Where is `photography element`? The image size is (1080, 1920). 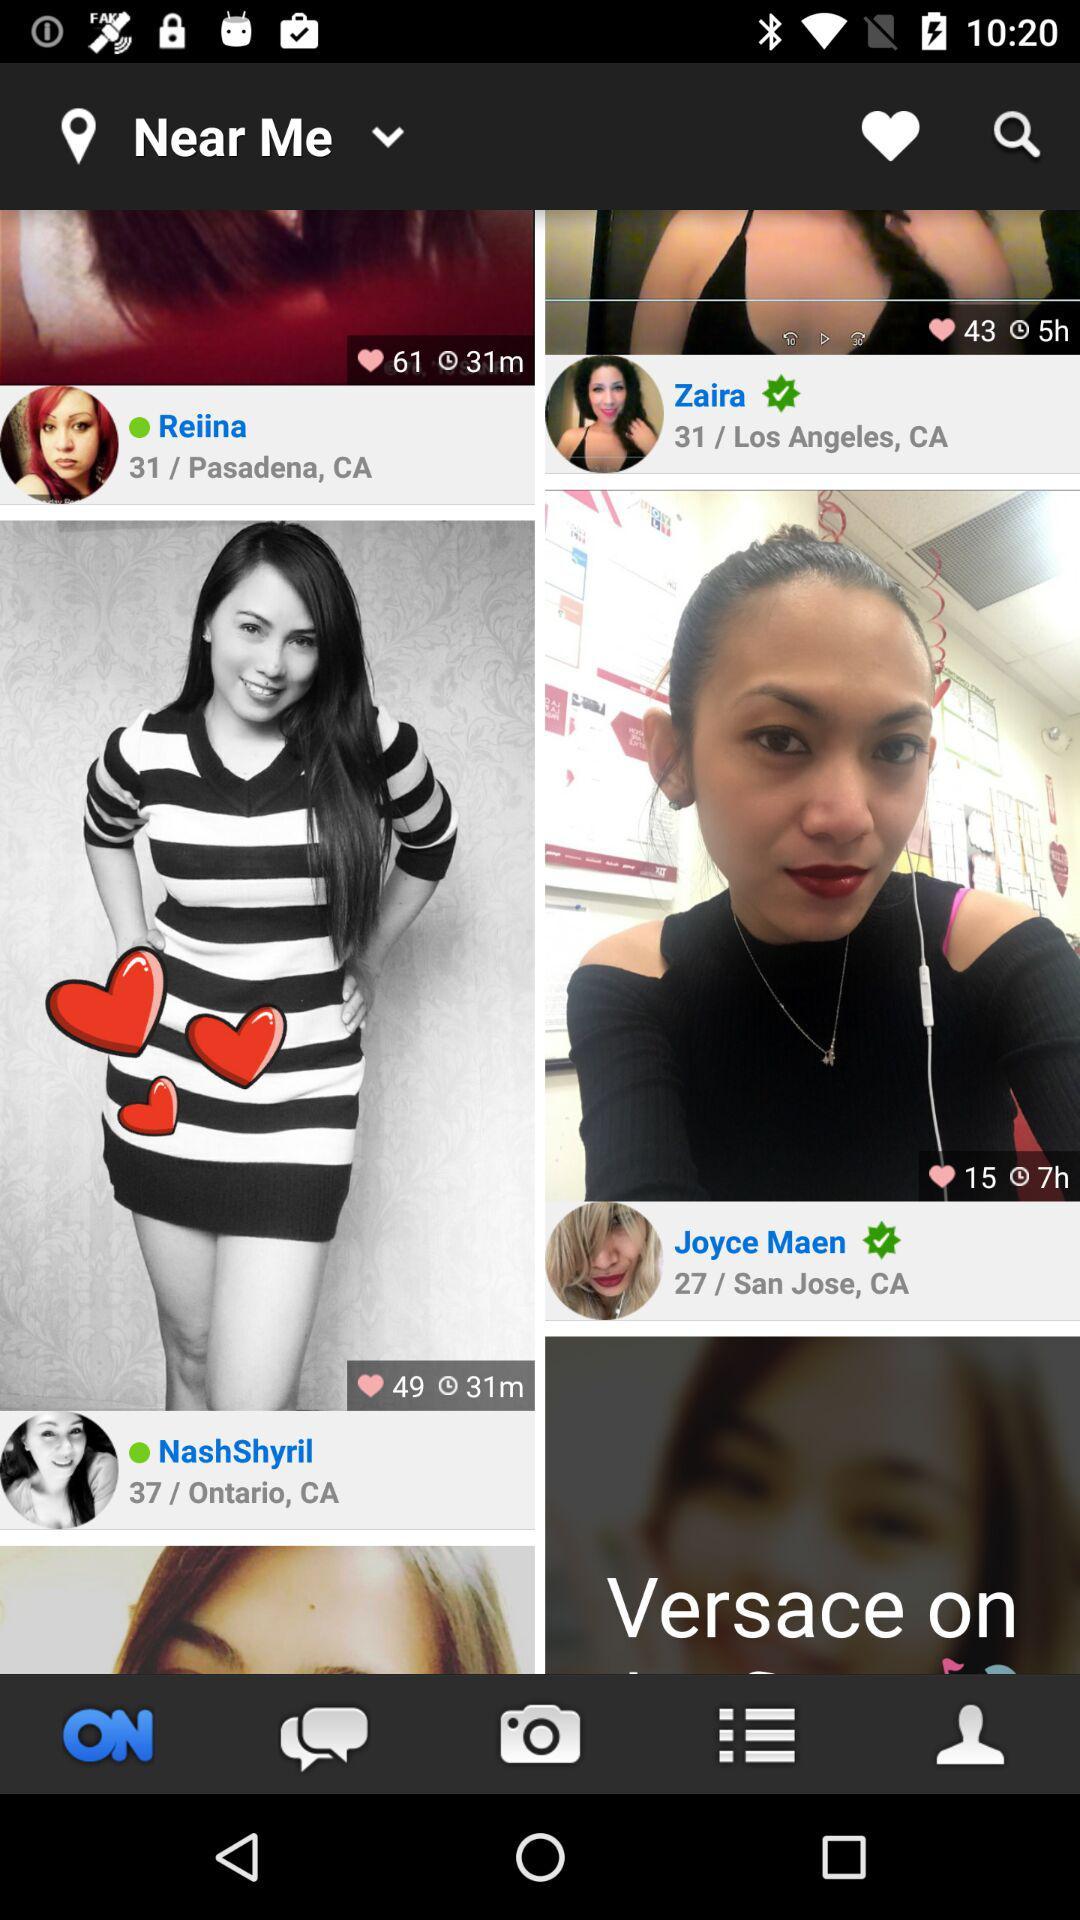
photography element is located at coordinates (812, 845).